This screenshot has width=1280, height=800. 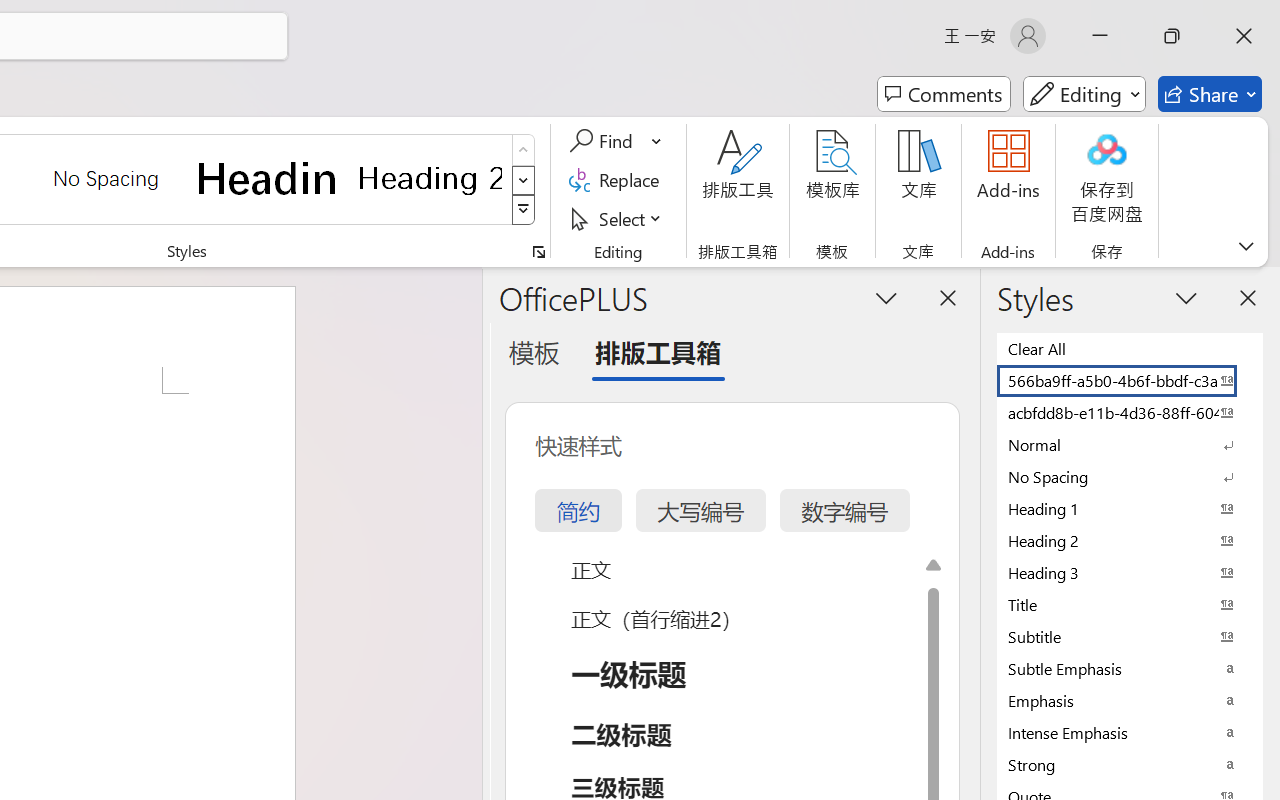 I want to click on 'Intense Emphasis', so click(x=1130, y=731).